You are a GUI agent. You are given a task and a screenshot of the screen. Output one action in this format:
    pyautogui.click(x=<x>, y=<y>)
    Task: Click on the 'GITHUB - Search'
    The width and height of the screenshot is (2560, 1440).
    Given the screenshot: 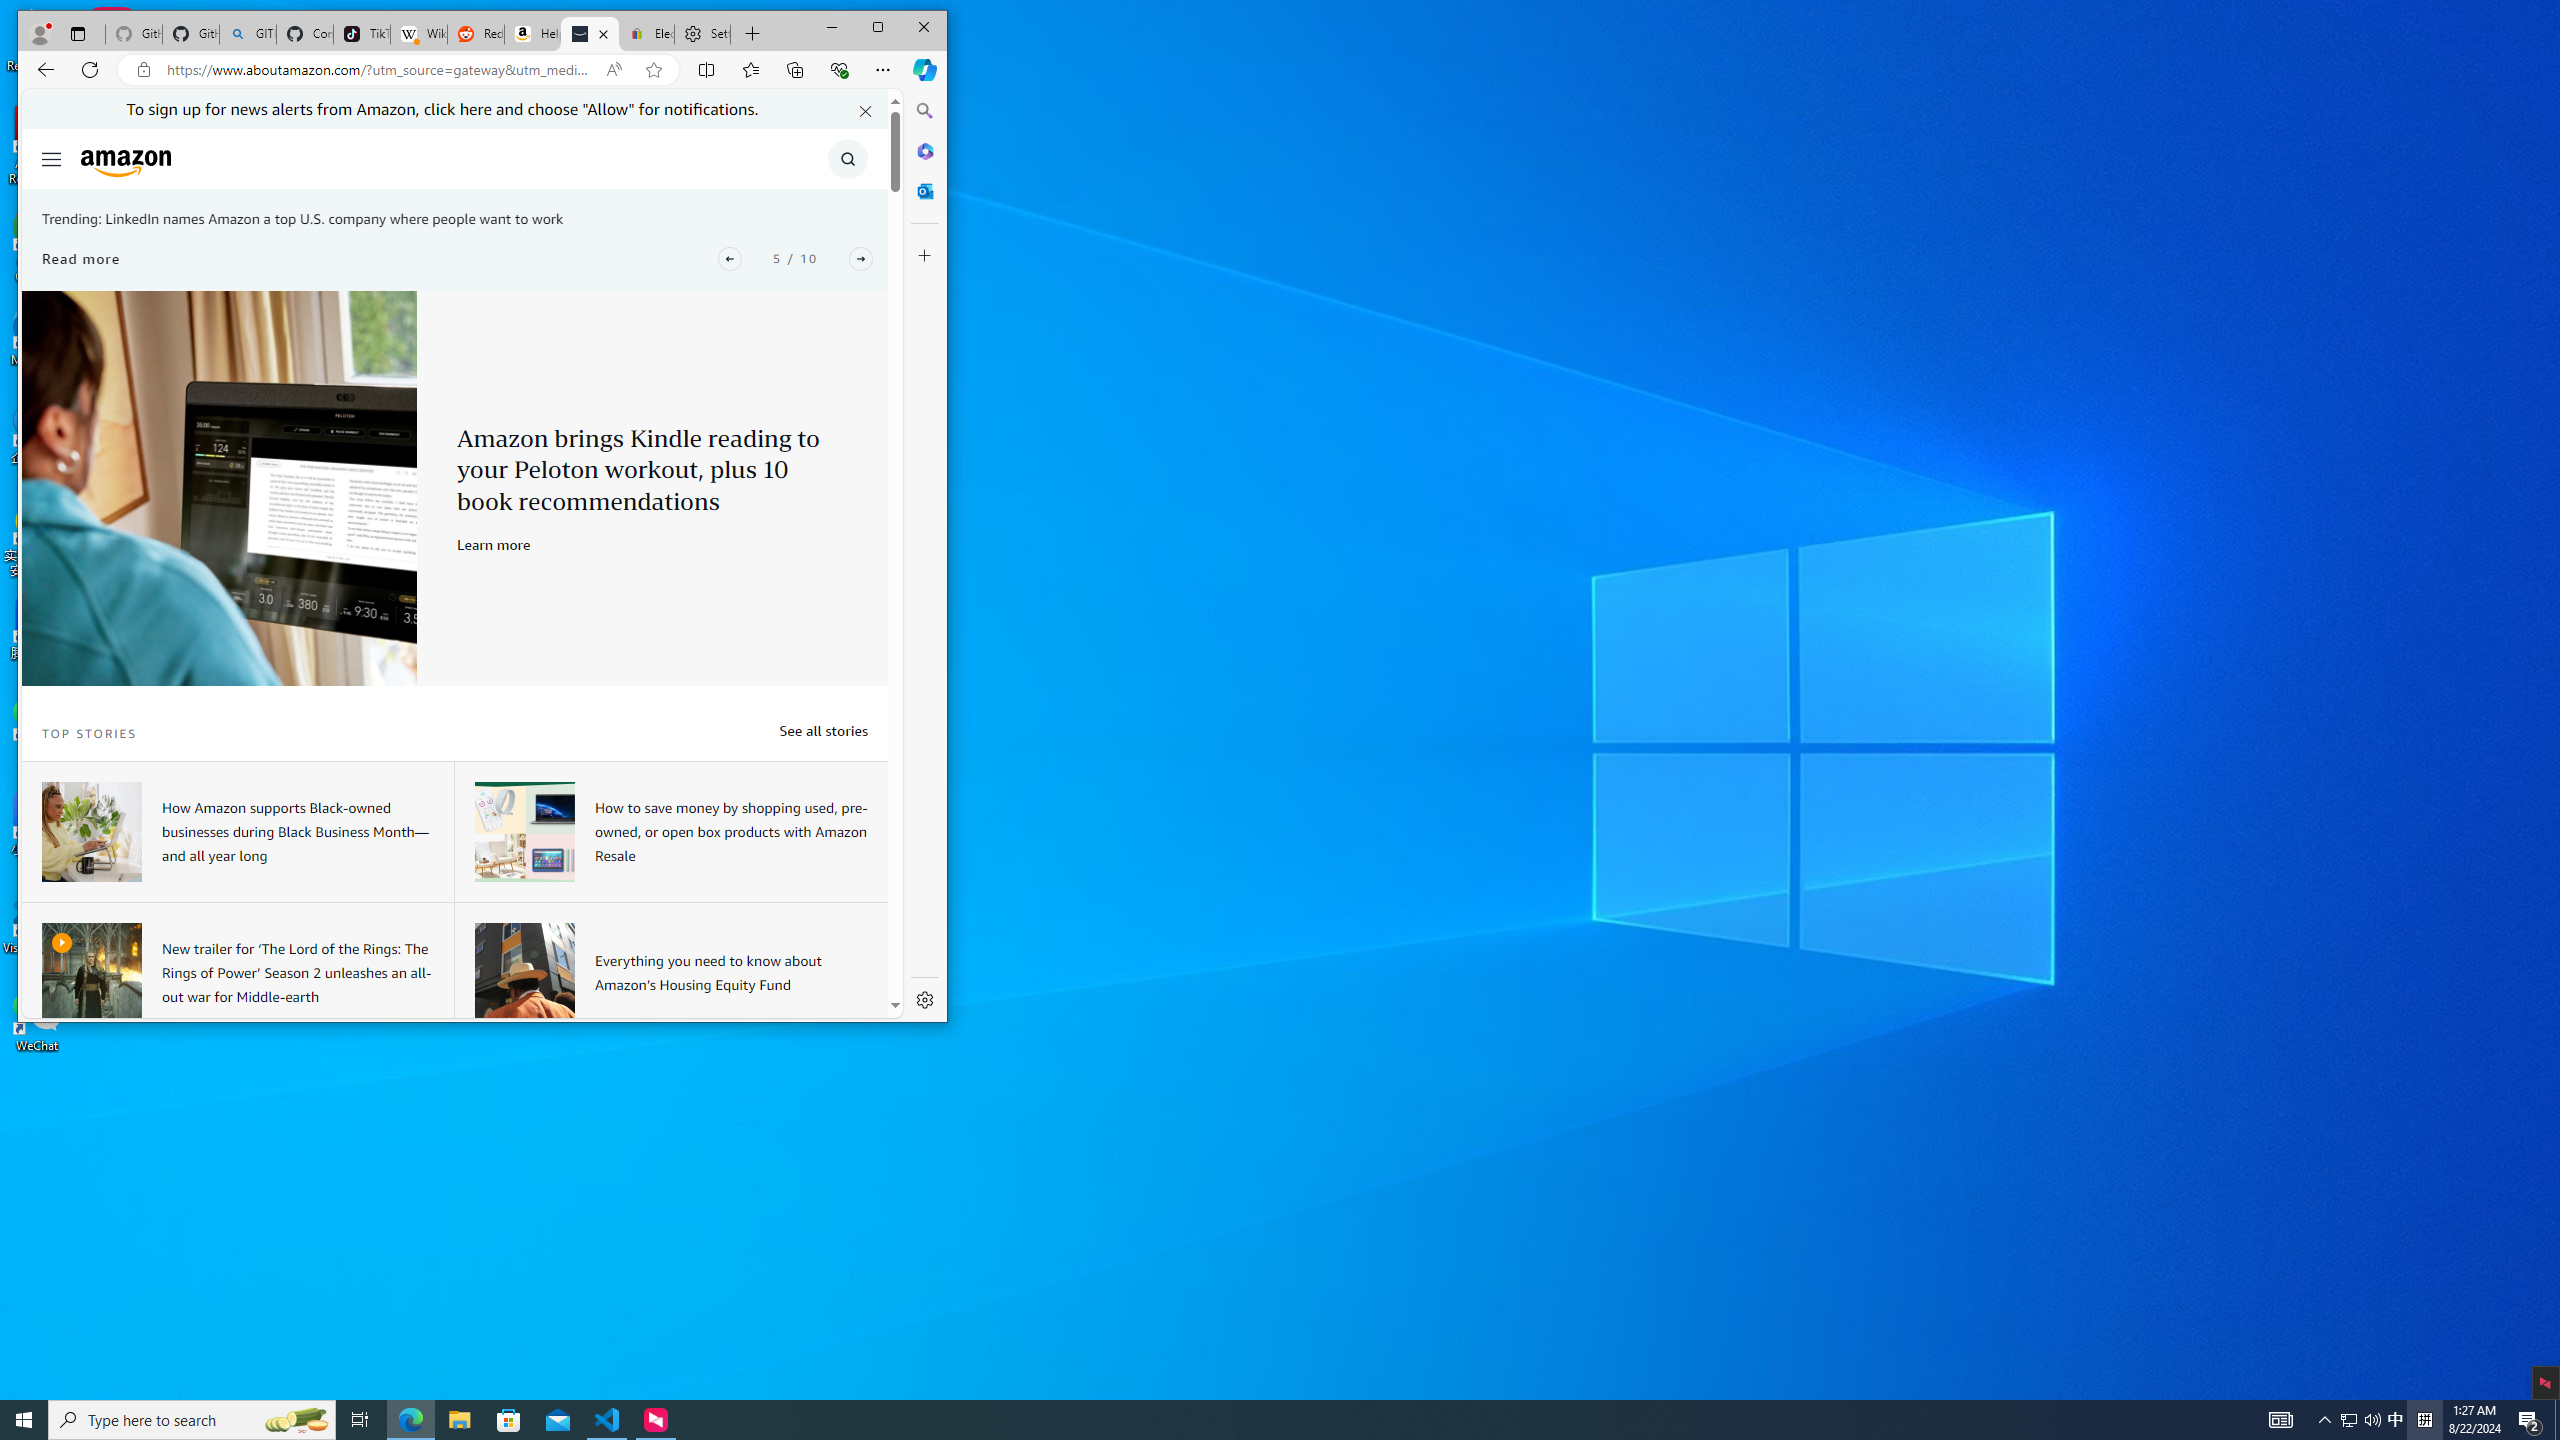 What is the action you would take?
    pyautogui.click(x=246, y=34)
    